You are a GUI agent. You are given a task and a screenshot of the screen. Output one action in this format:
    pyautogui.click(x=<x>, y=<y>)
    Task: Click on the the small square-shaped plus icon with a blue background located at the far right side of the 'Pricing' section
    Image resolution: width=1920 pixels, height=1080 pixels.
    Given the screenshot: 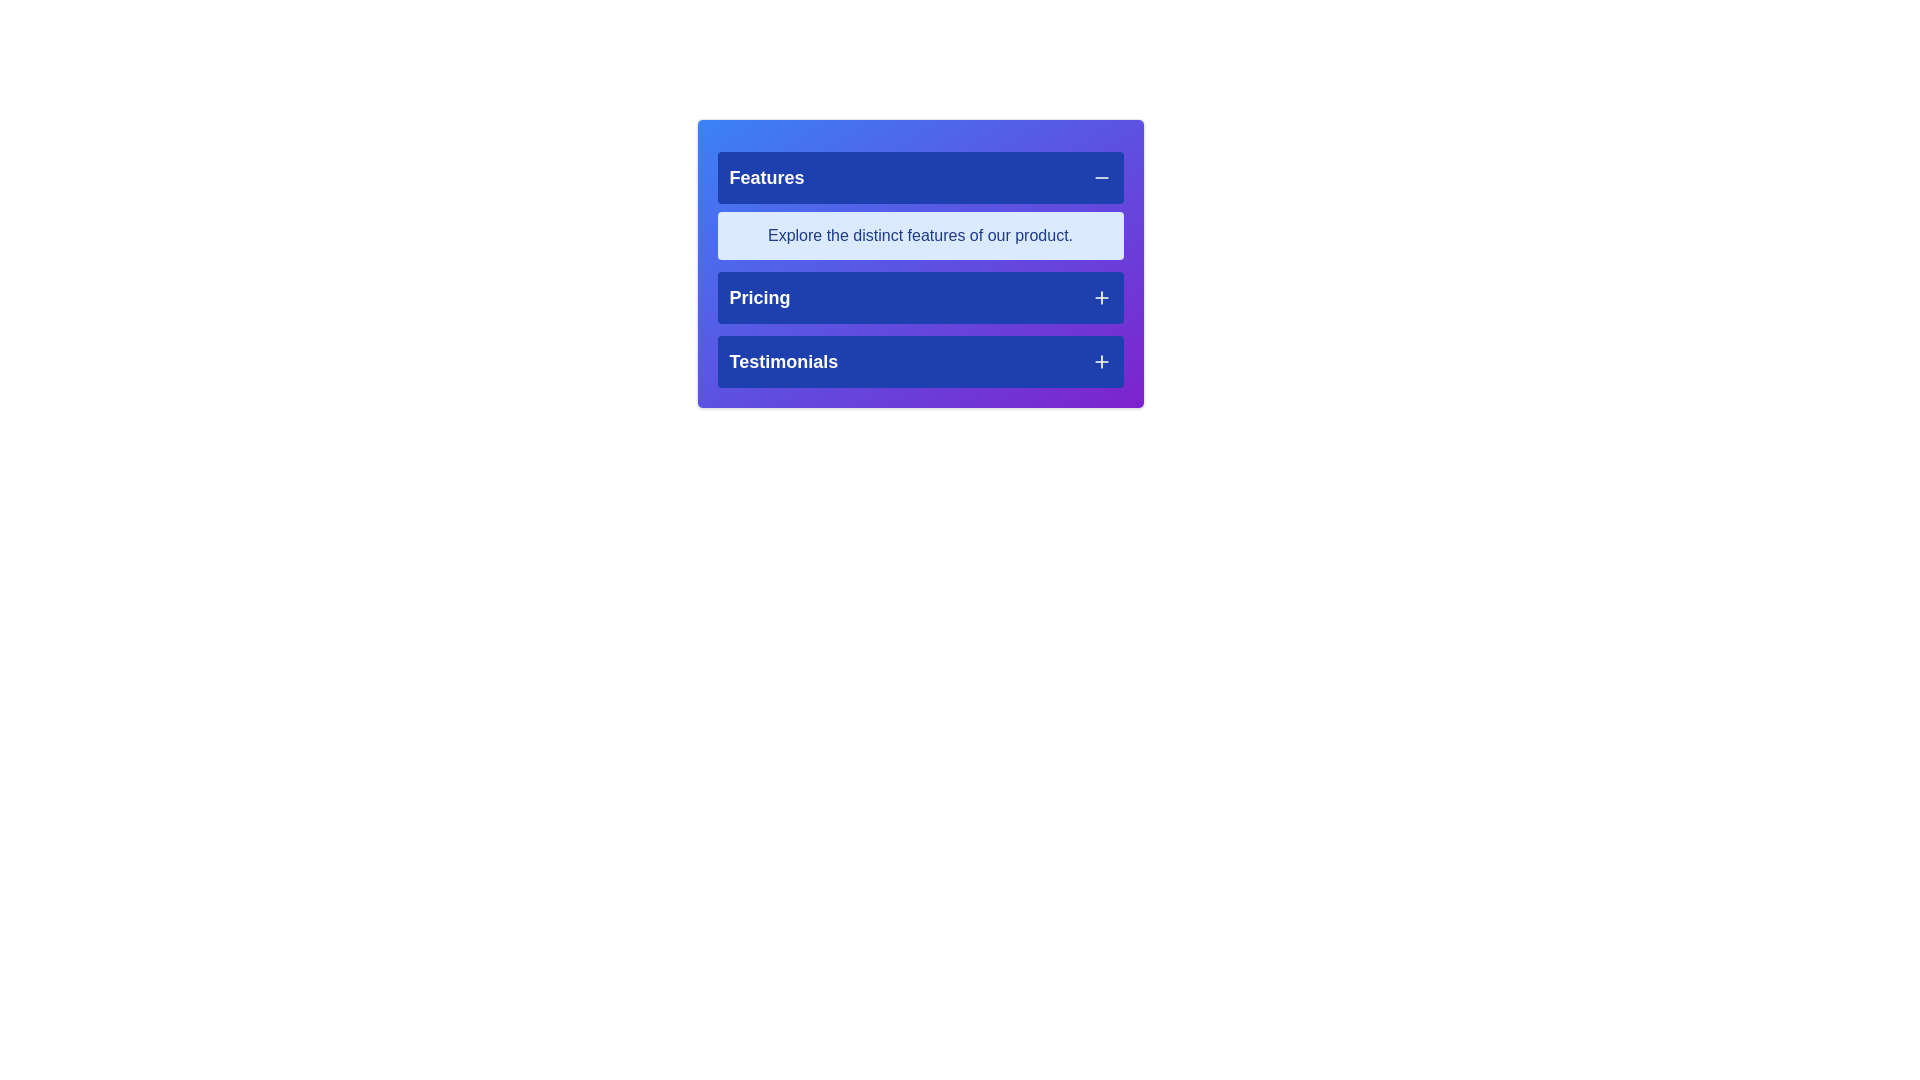 What is the action you would take?
    pyautogui.click(x=1100, y=297)
    